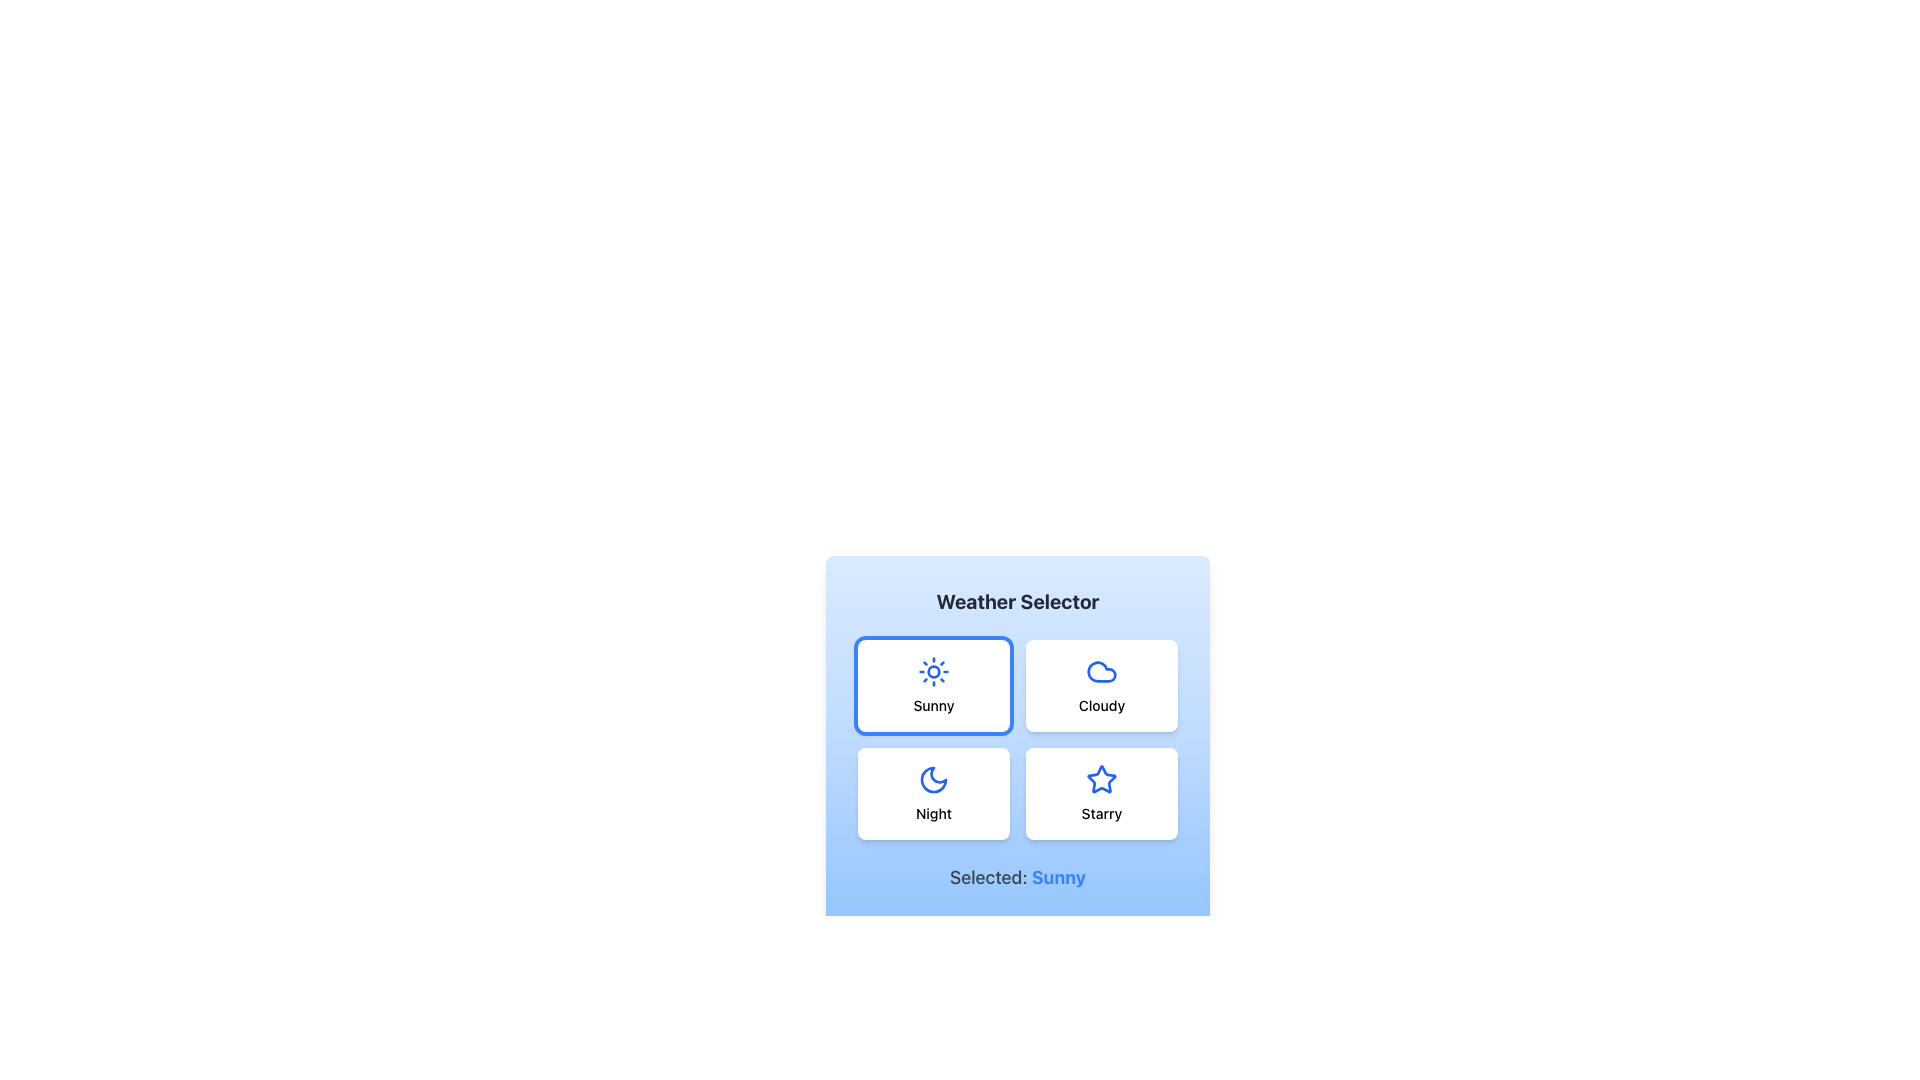 The width and height of the screenshot is (1920, 1080). I want to click on the cloud icon within the 'Cloudy' button located in the second column and first row of the four-button grid under 'Weather Selector', so click(1101, 671).